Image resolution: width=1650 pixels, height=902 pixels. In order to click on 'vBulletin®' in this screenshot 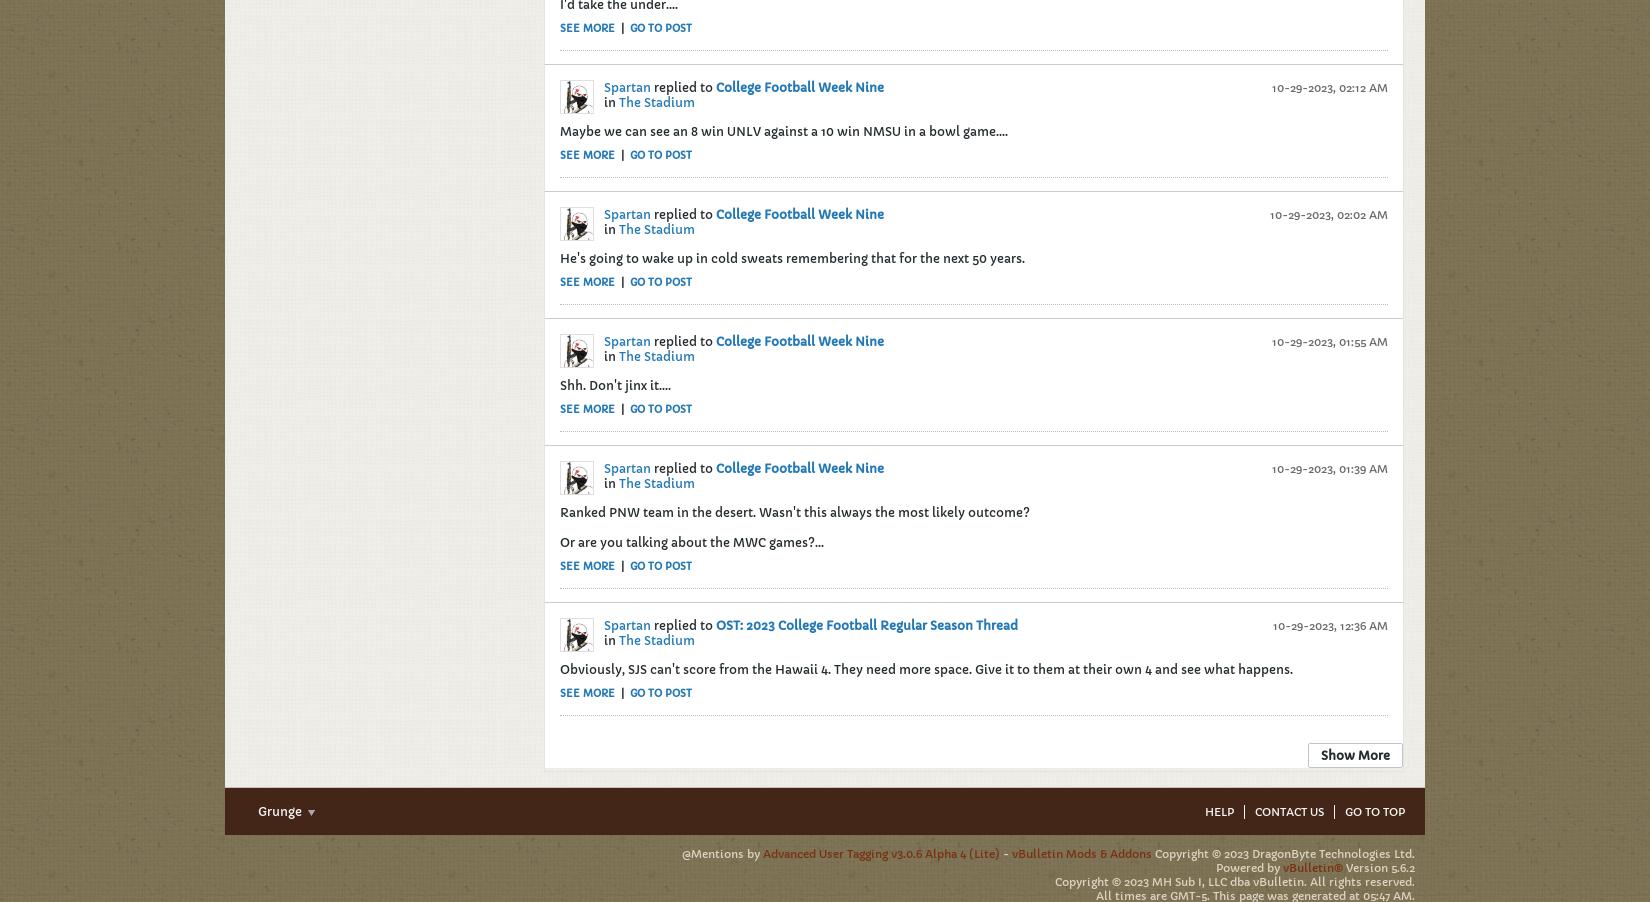, I will do `click(1312, 867)`.